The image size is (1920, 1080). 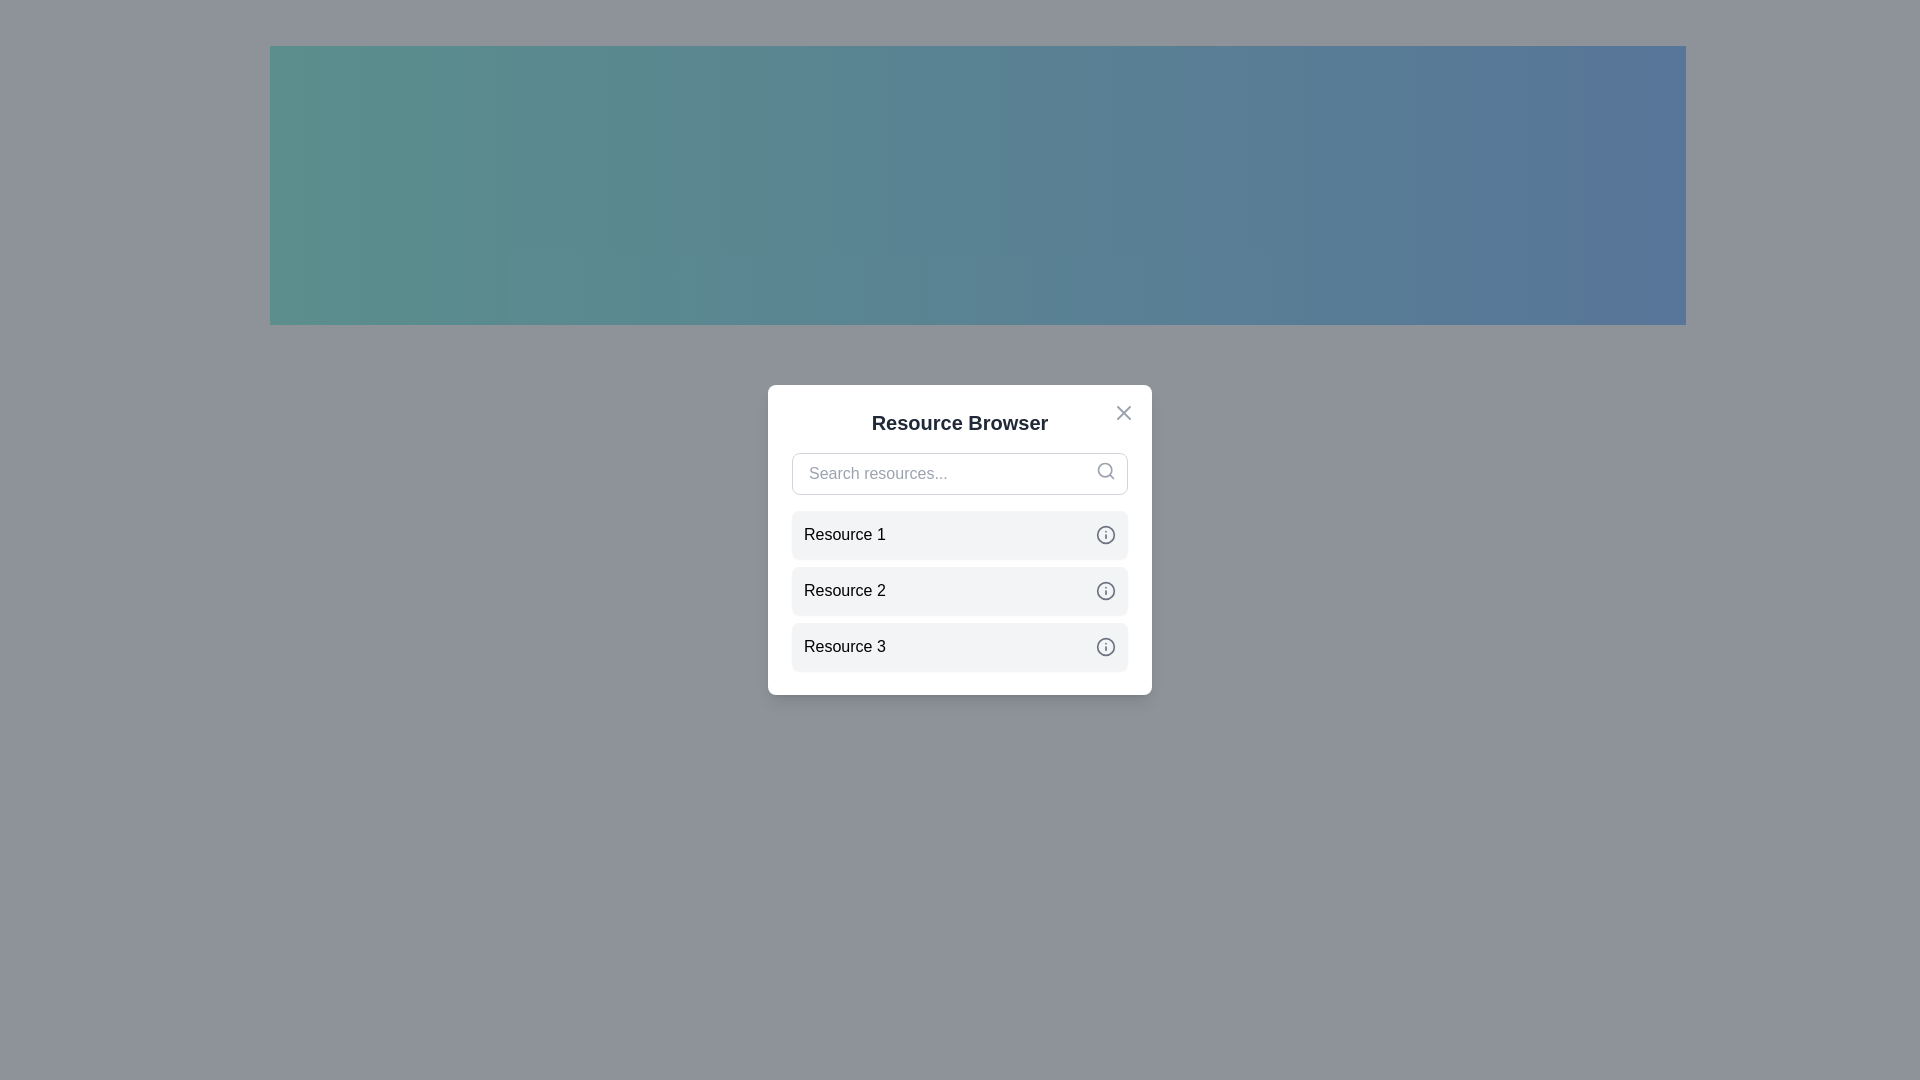 What do you see at coordinates (1123, 411) in the screenshot?
I see `the close icon located in the top-right corner of the 'Resource Browser' modal` at bounding box center [1123, 411].